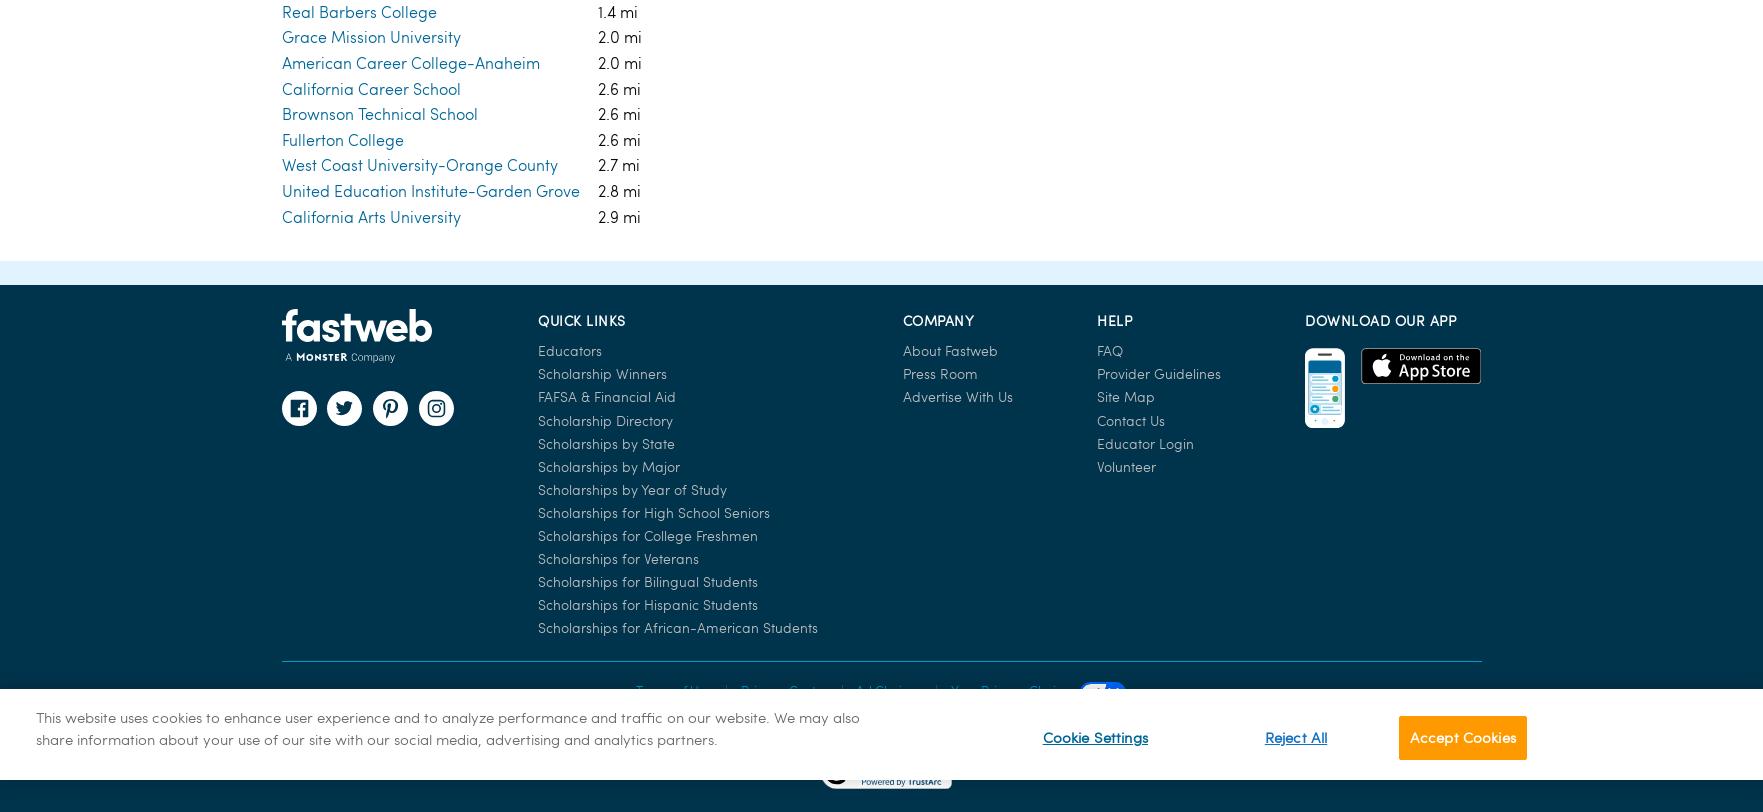 Image resolution: width=1763 pixels, height=812 pixels. Describe the element at coordinates (648, 175) in the screenshot. I see `'Scholarships for Bilingual Students'` at that location.